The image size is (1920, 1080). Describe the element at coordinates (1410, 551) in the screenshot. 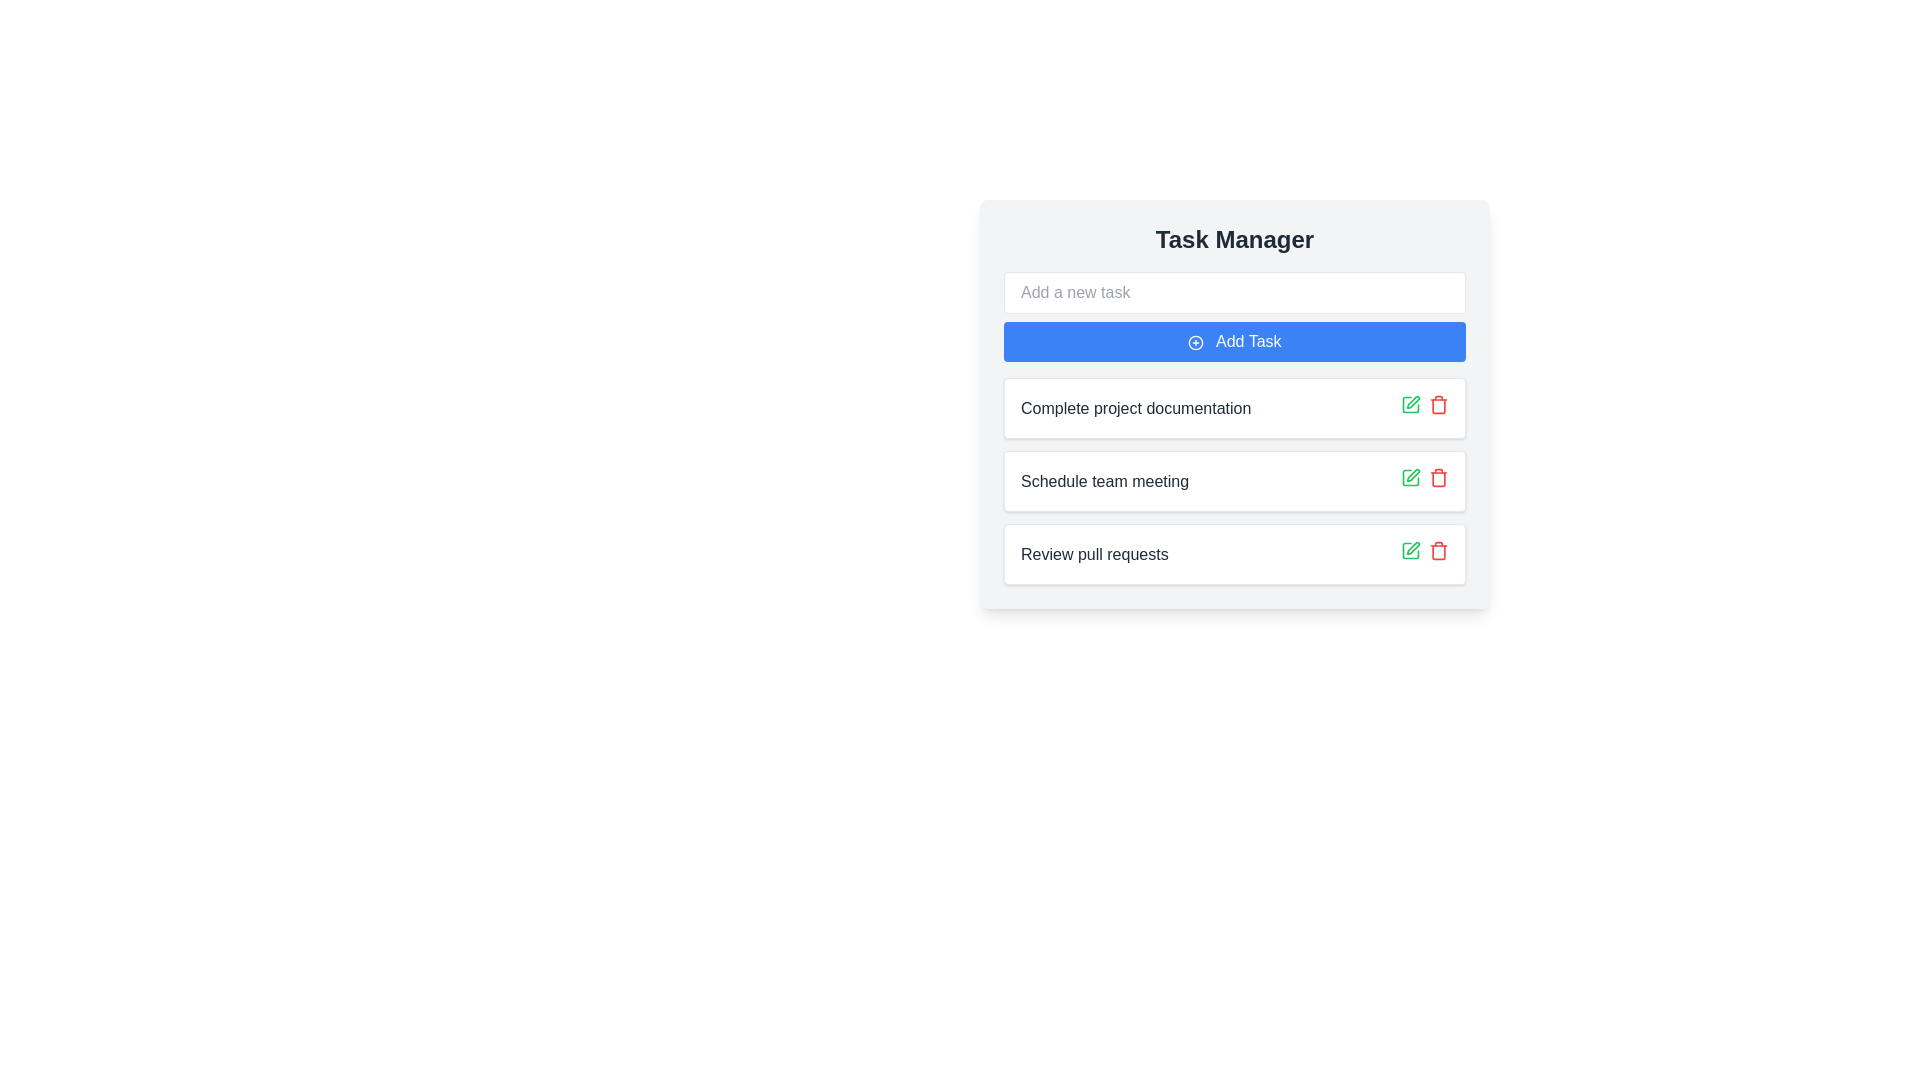

I see `the green edit button with a pen icon located in the right control section of the 'Review pull requests' task` at that location.